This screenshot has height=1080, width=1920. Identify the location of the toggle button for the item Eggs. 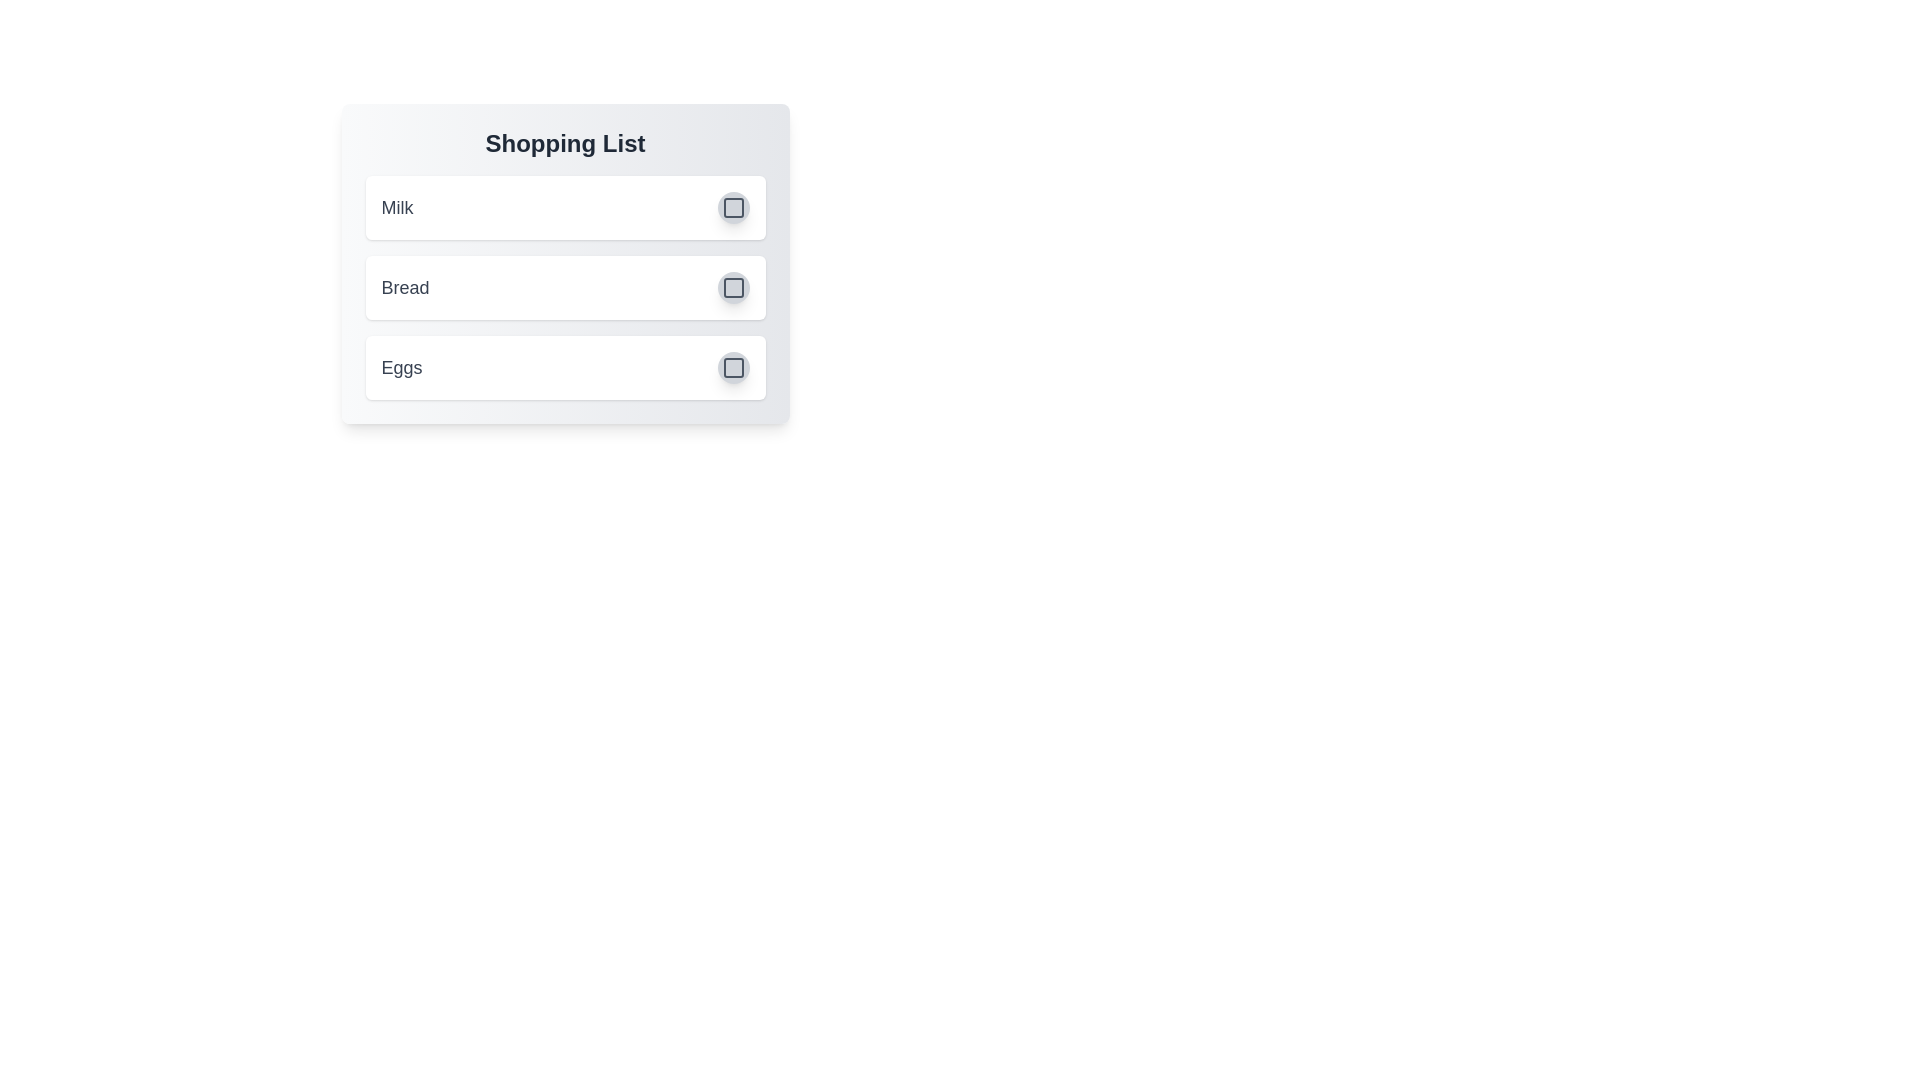
(732, 367).